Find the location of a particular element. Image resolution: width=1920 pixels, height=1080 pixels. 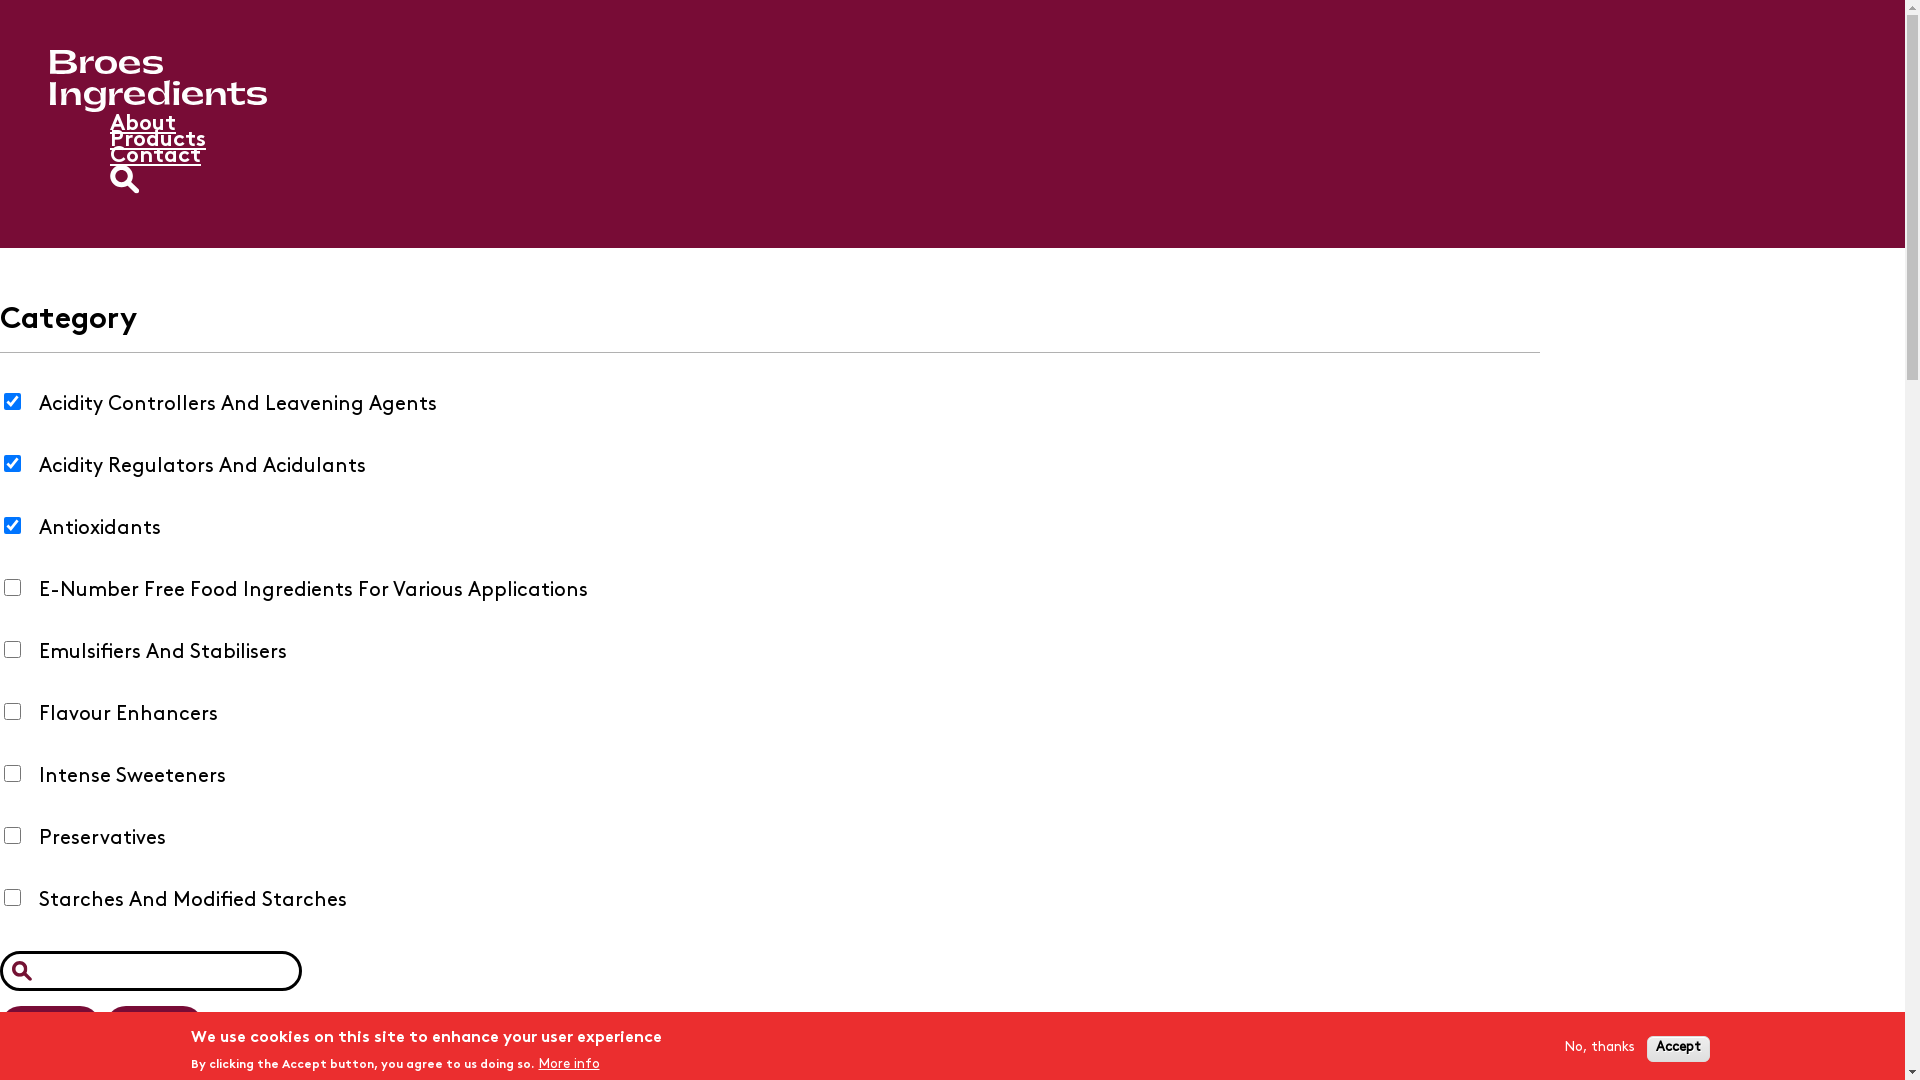

'Reset' is located at coordinates (153, 1026).